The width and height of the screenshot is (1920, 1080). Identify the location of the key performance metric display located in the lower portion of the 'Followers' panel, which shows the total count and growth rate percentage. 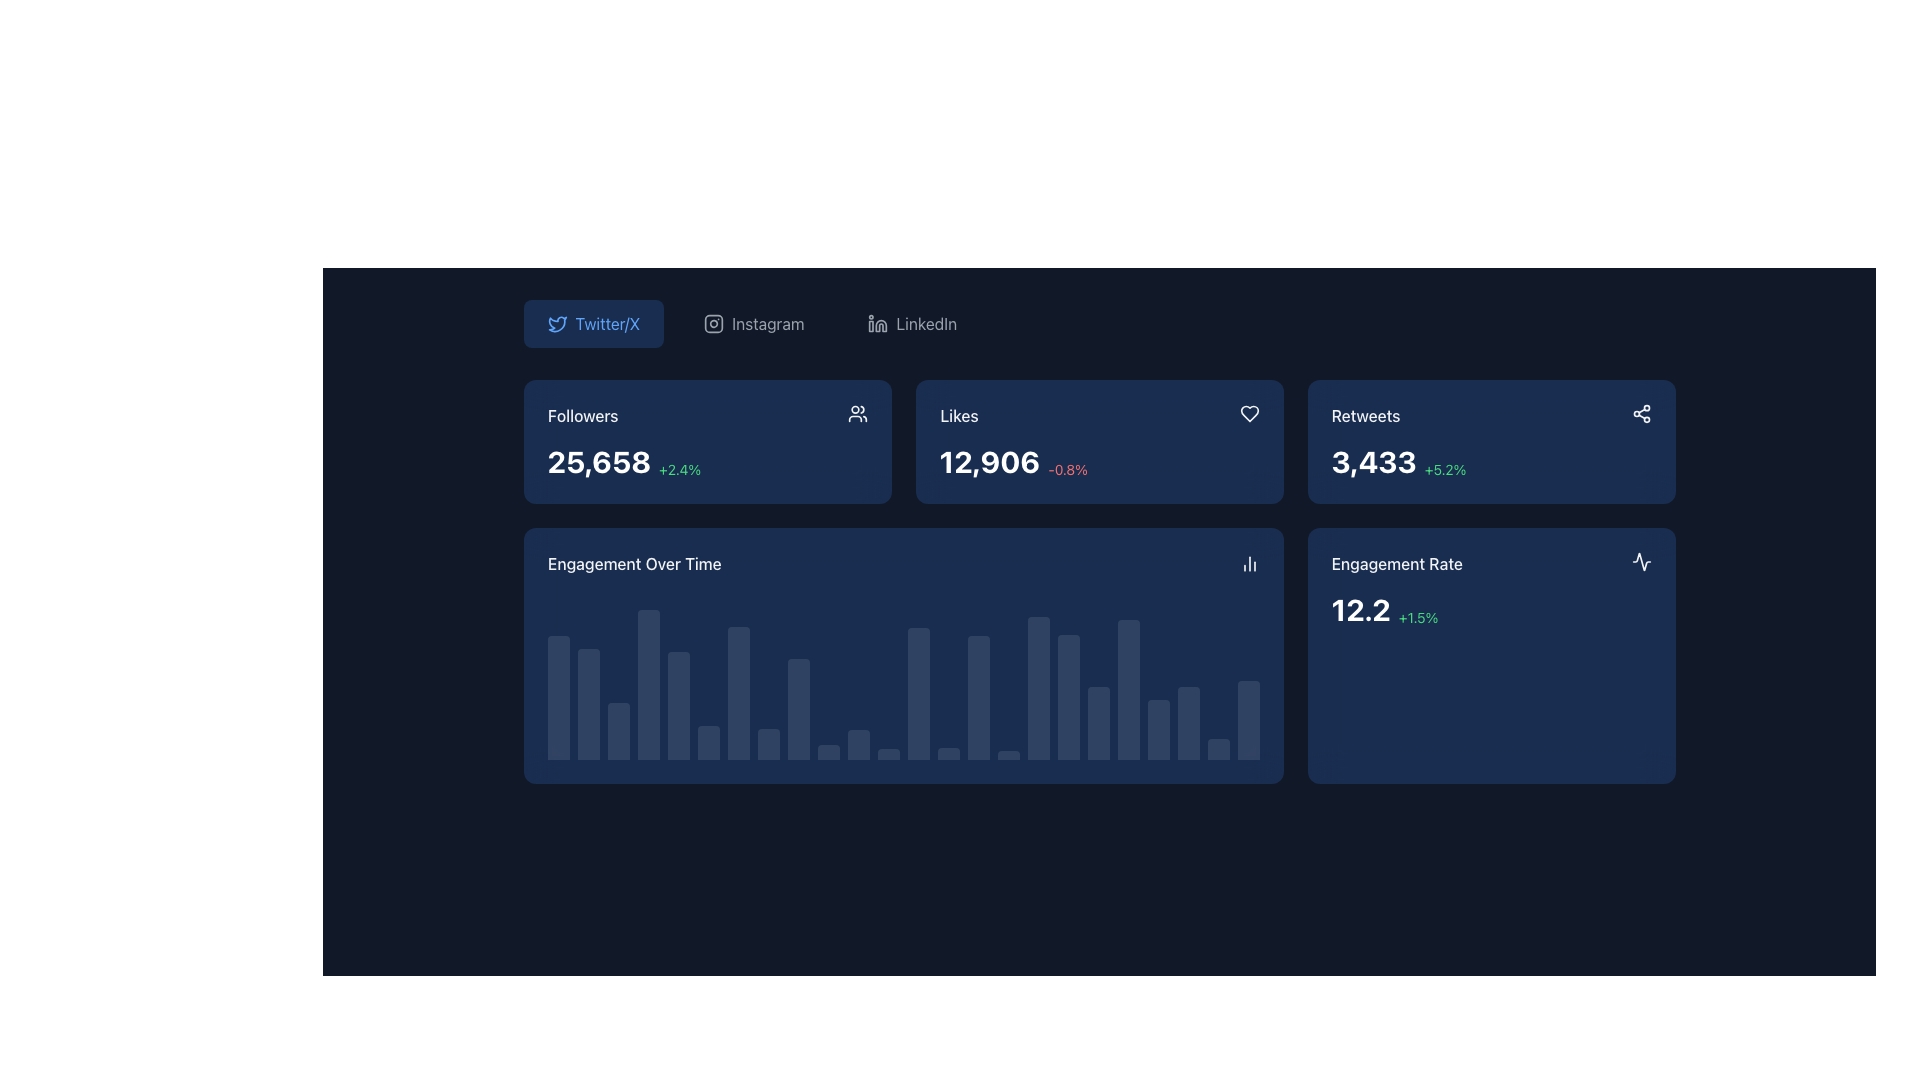
(707, 462).